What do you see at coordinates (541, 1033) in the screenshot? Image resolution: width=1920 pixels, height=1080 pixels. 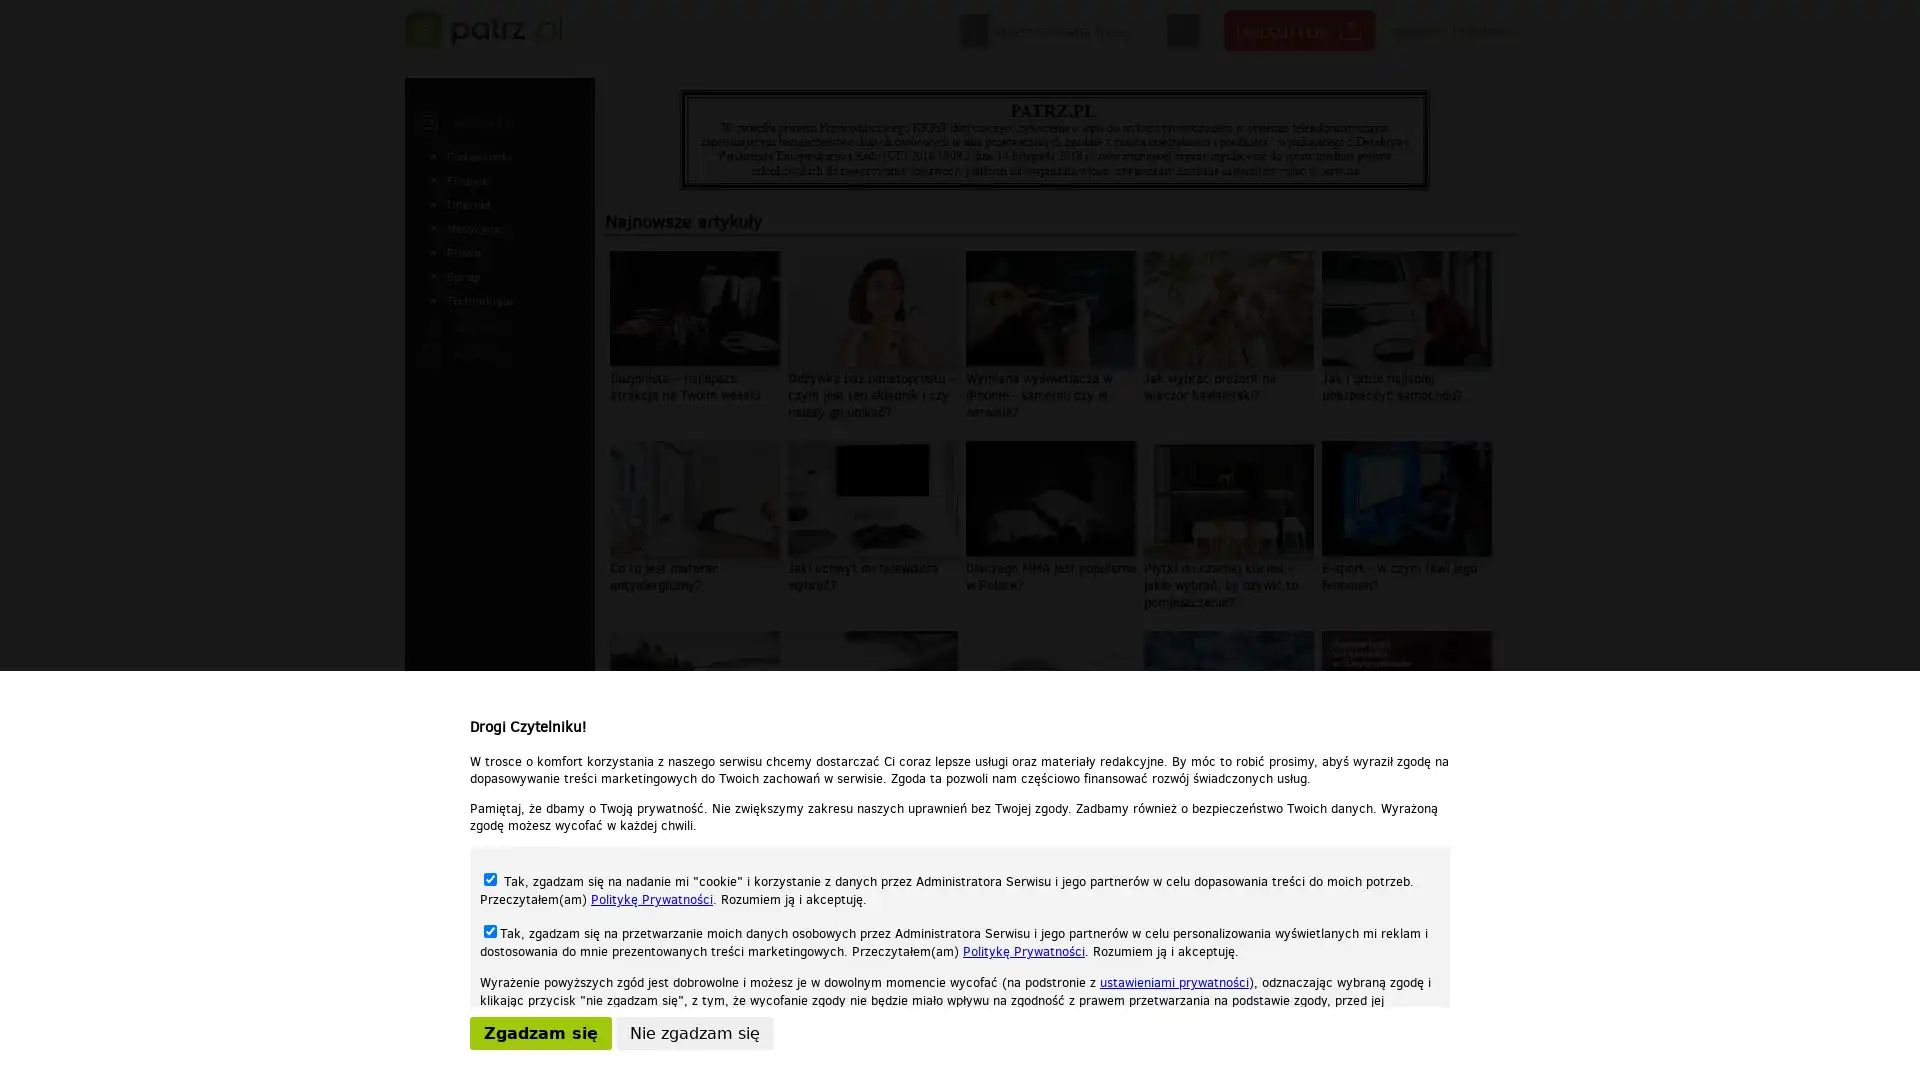 I see `Zgadzam sie` at bounding box center [541, 1033].